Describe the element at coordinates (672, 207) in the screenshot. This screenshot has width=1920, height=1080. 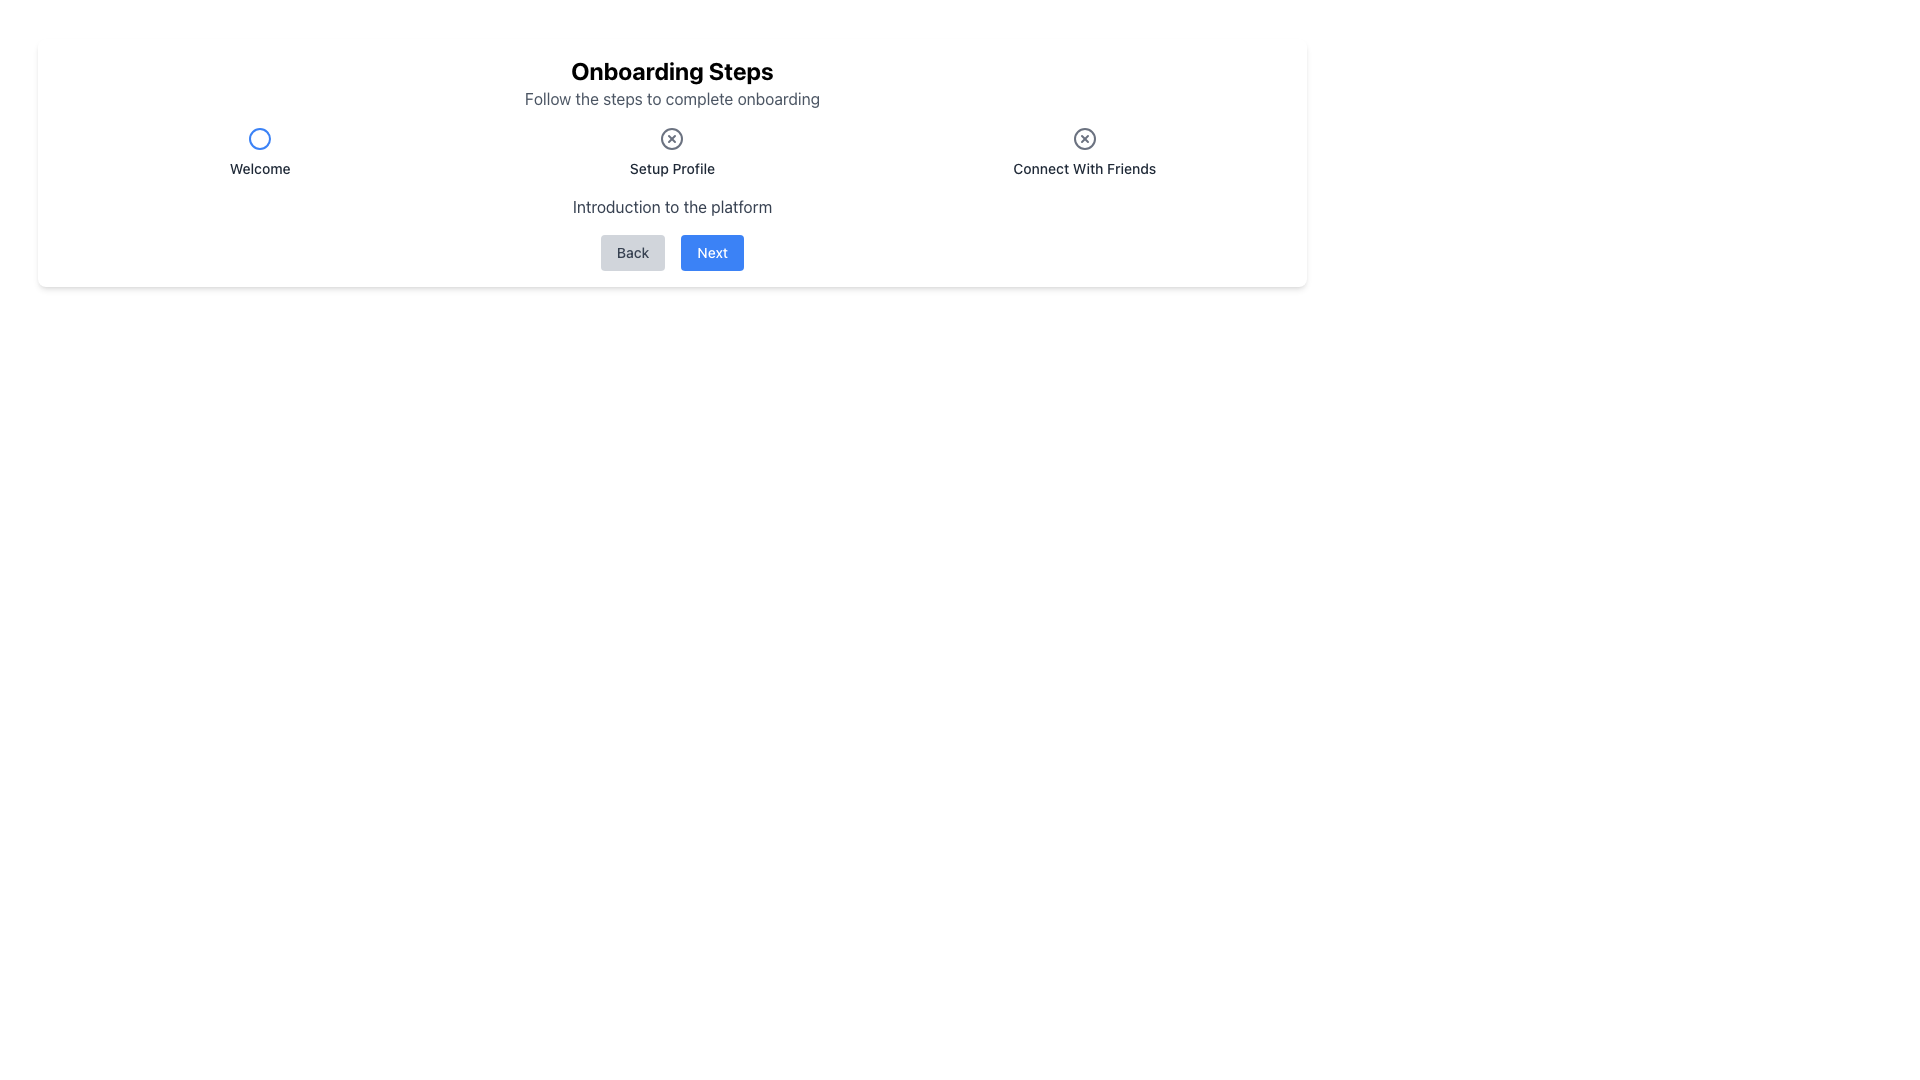
I see `the text label that reads 'Introduction to the platform', which is styled with a gray font and positioned centrally above the navigation buttons` at that location.